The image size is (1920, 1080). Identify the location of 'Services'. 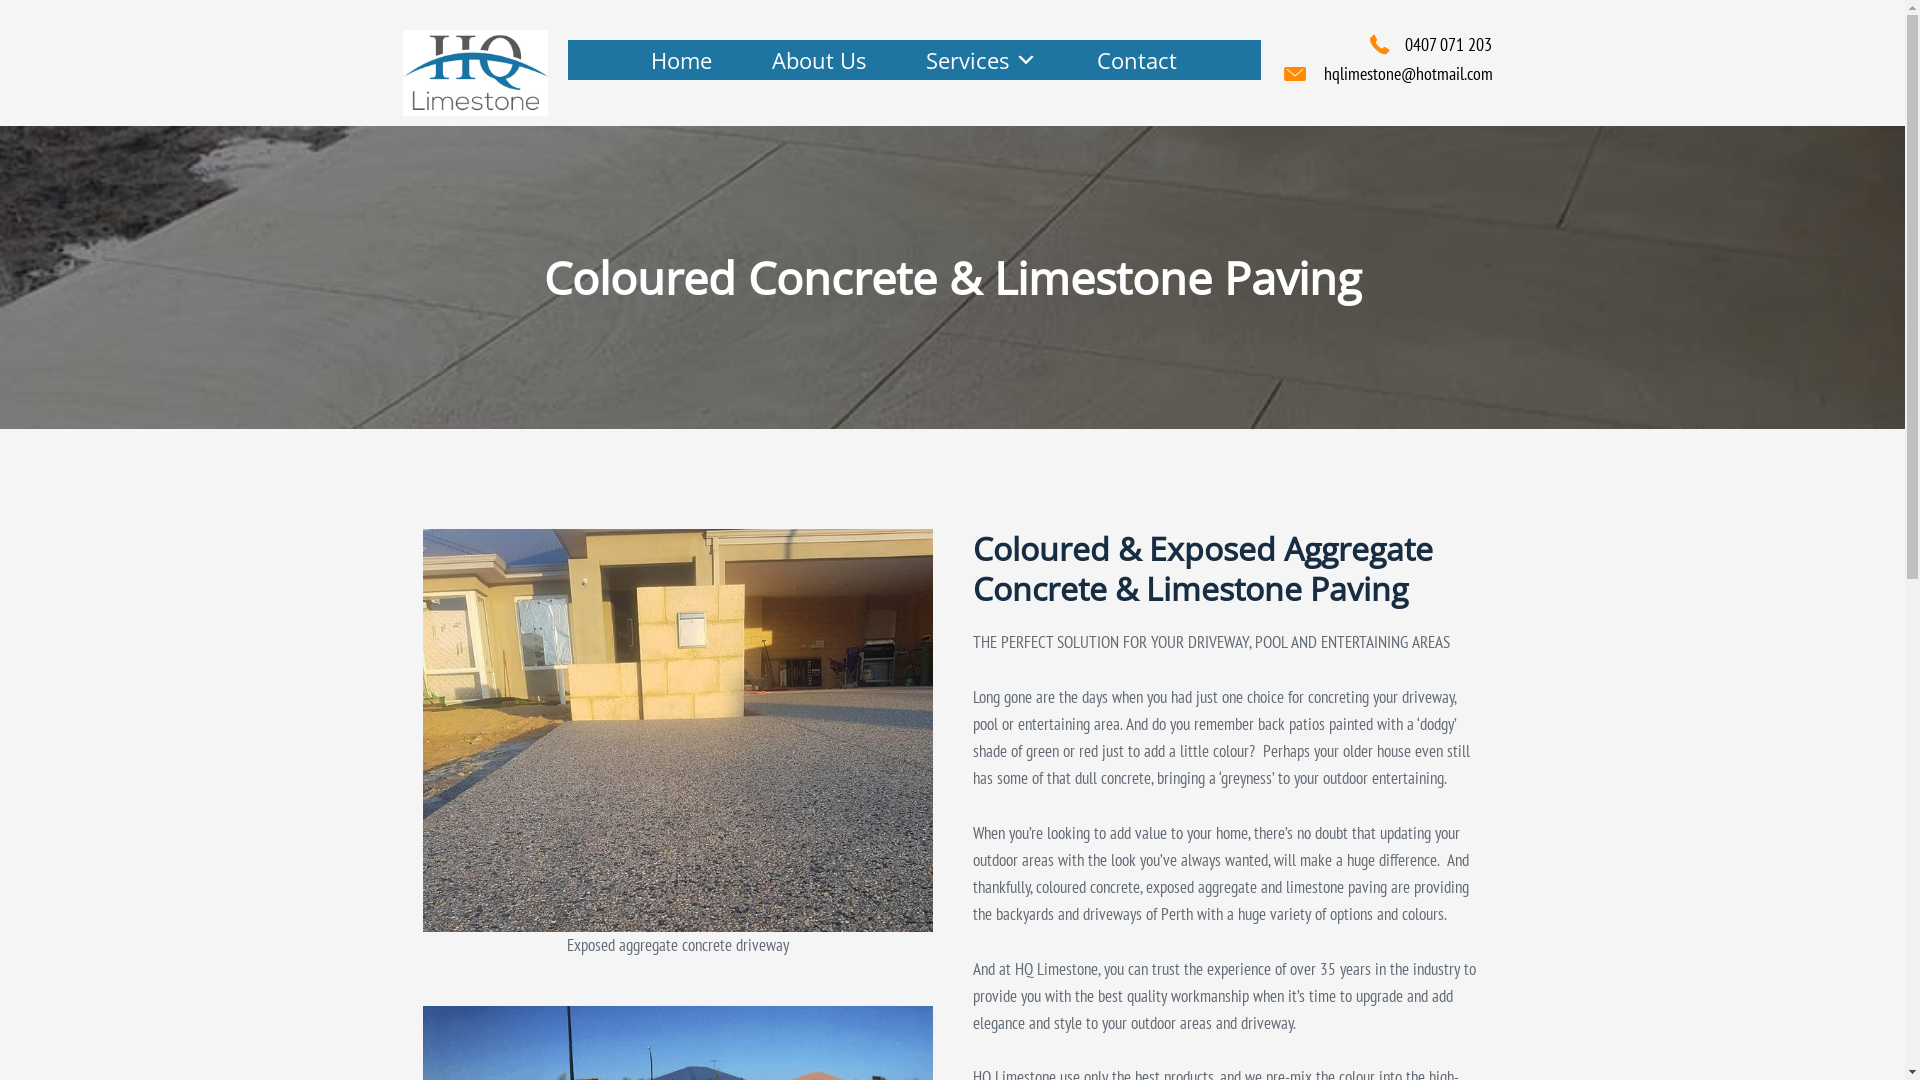
(981, 59).